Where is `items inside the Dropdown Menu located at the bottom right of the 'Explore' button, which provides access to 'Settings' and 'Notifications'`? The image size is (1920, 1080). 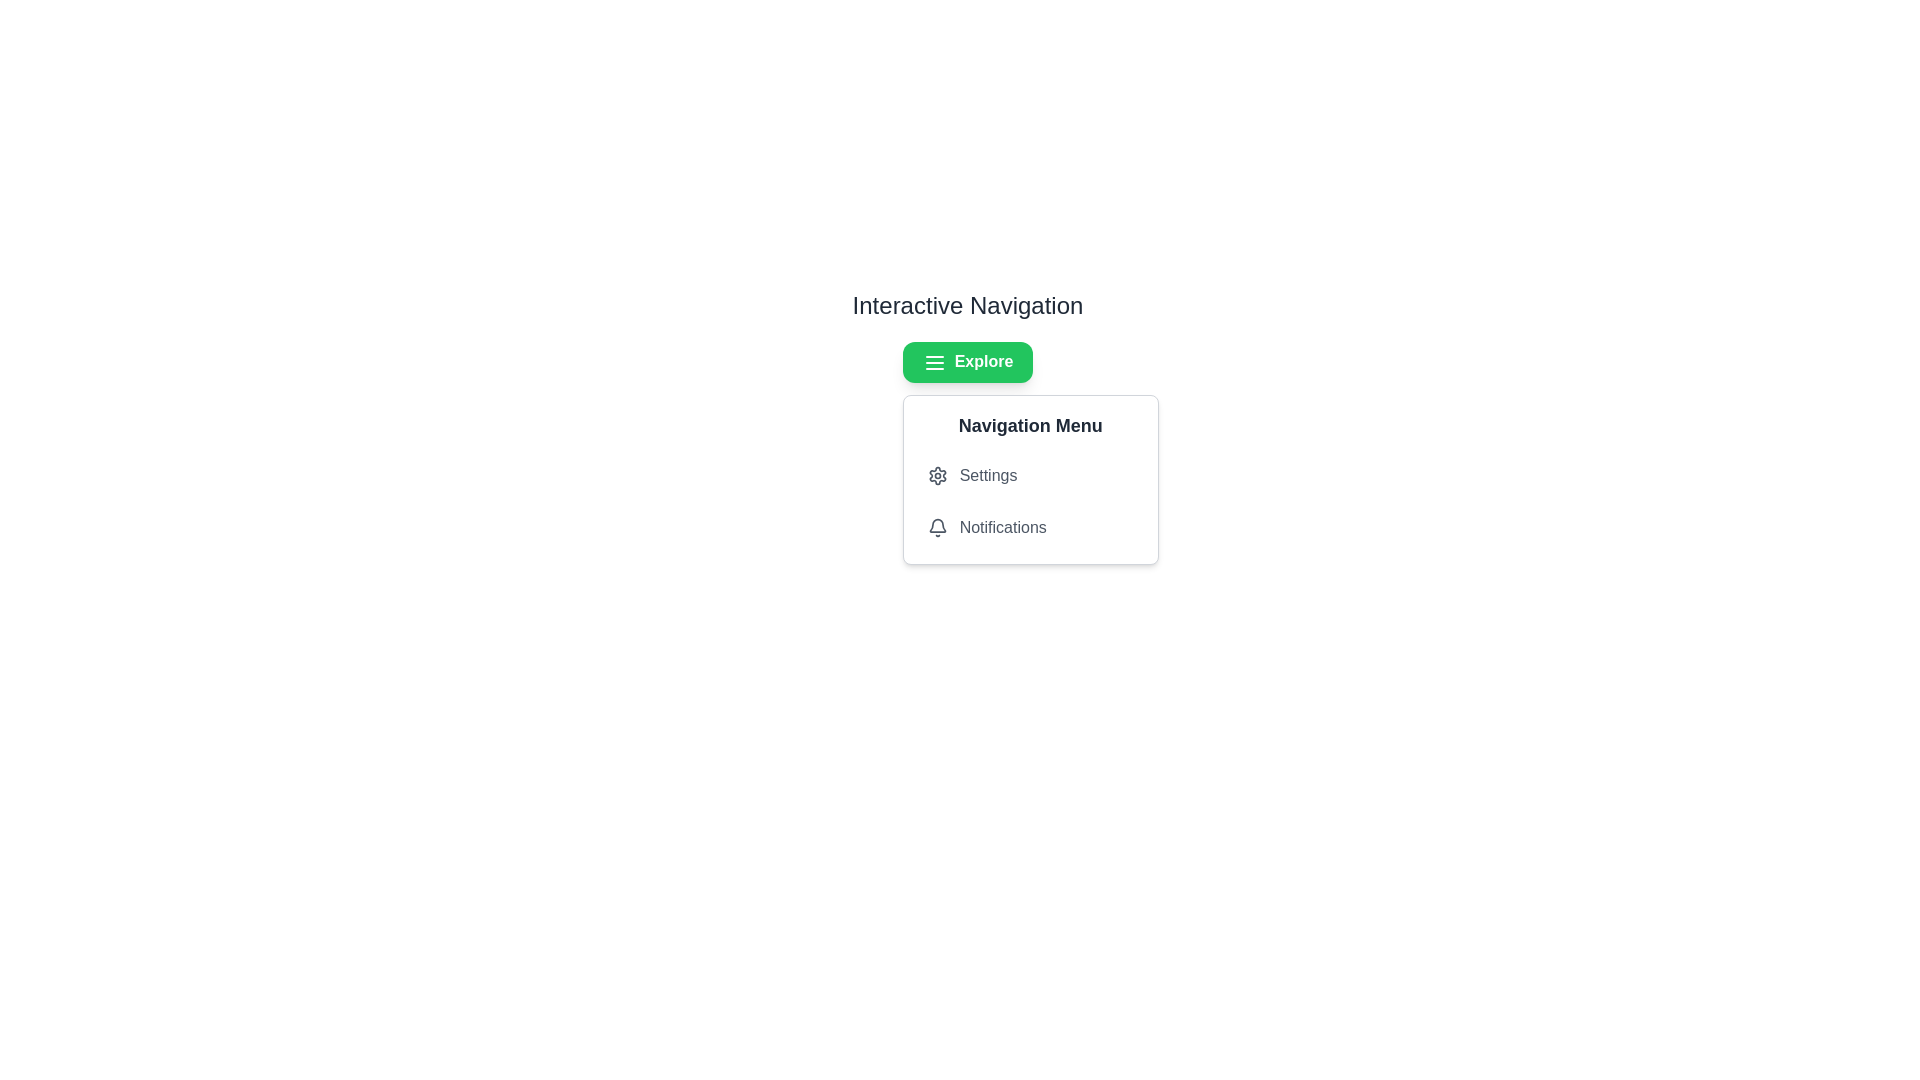 items inside the Dropdown Menu located at the bottom right of the 'Explore' button, which provides access to 'Settings' and 'Notifications' is located at coordinates (1030, 479).